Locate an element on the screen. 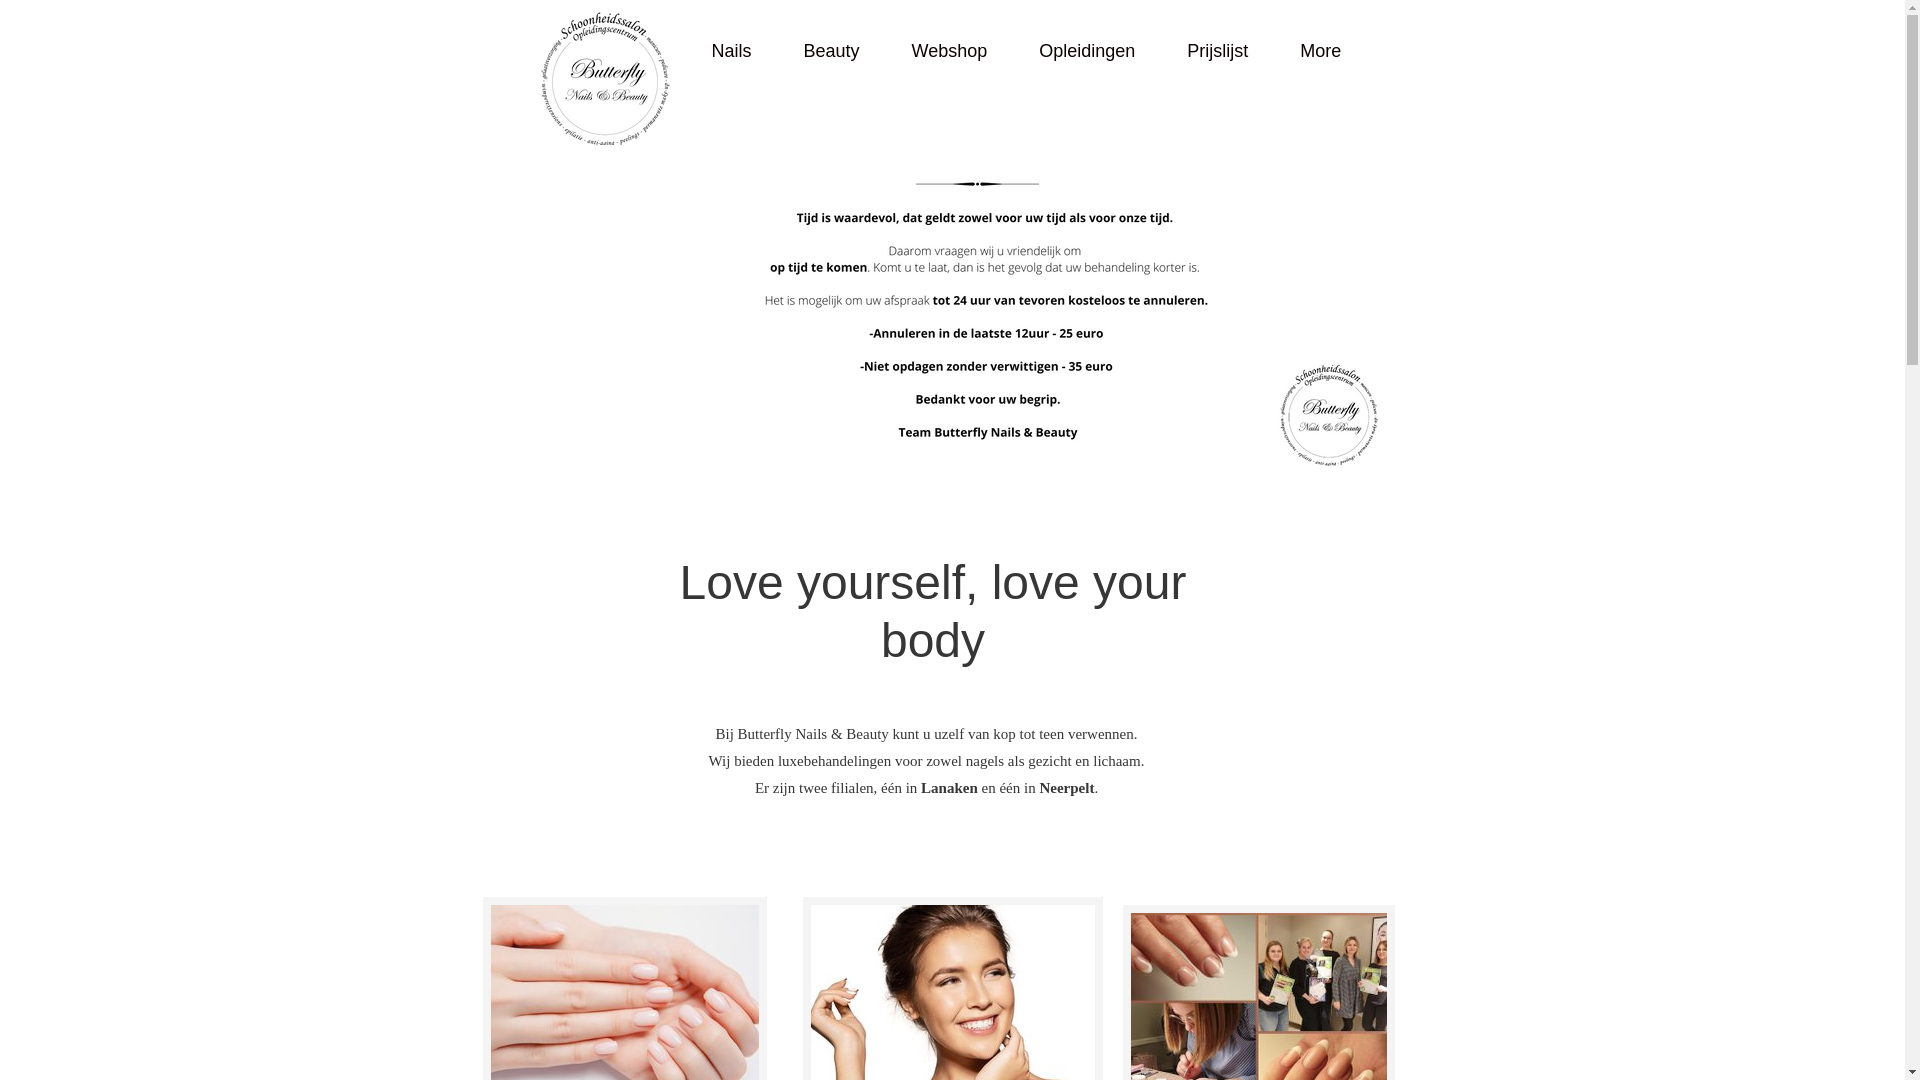  'Opleidingen' is located at coordinates (1012, 49).